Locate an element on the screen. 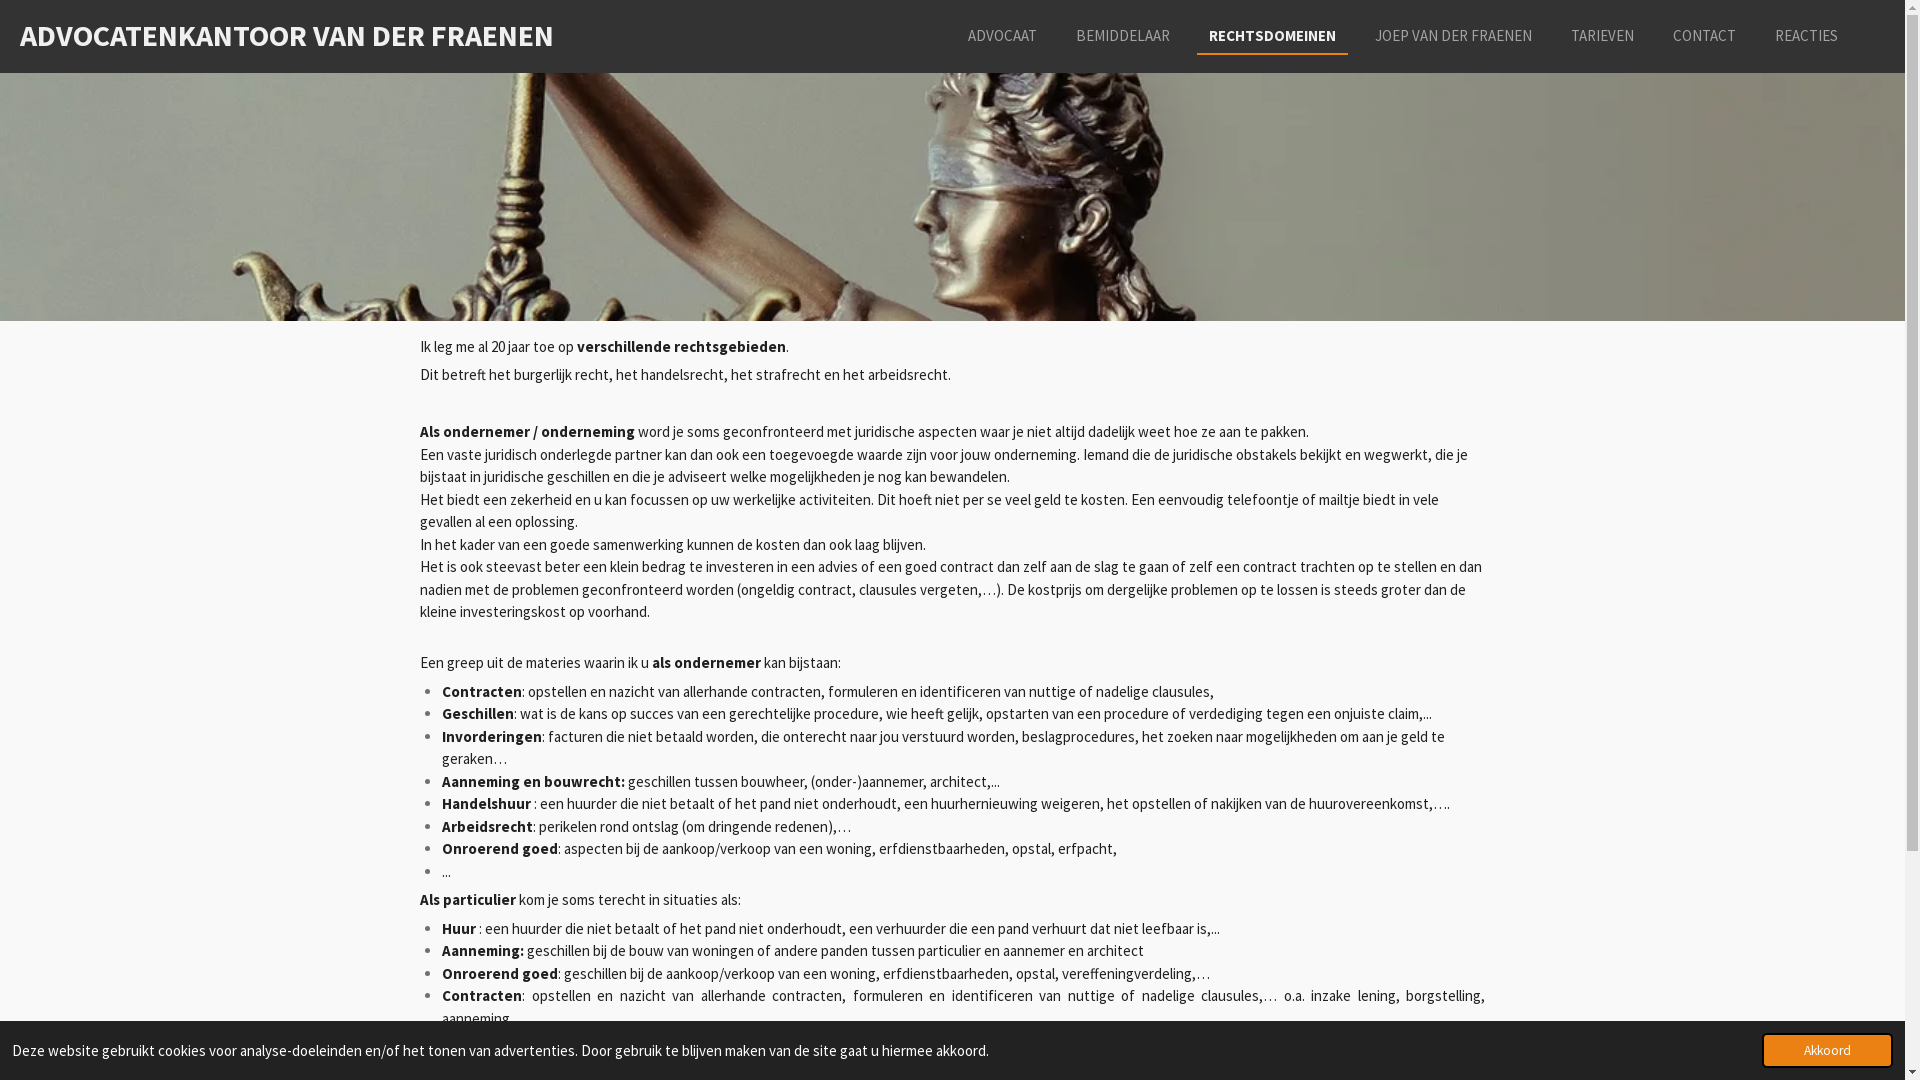  'ADVOCAAT' is located at coordinates (1002, 36).